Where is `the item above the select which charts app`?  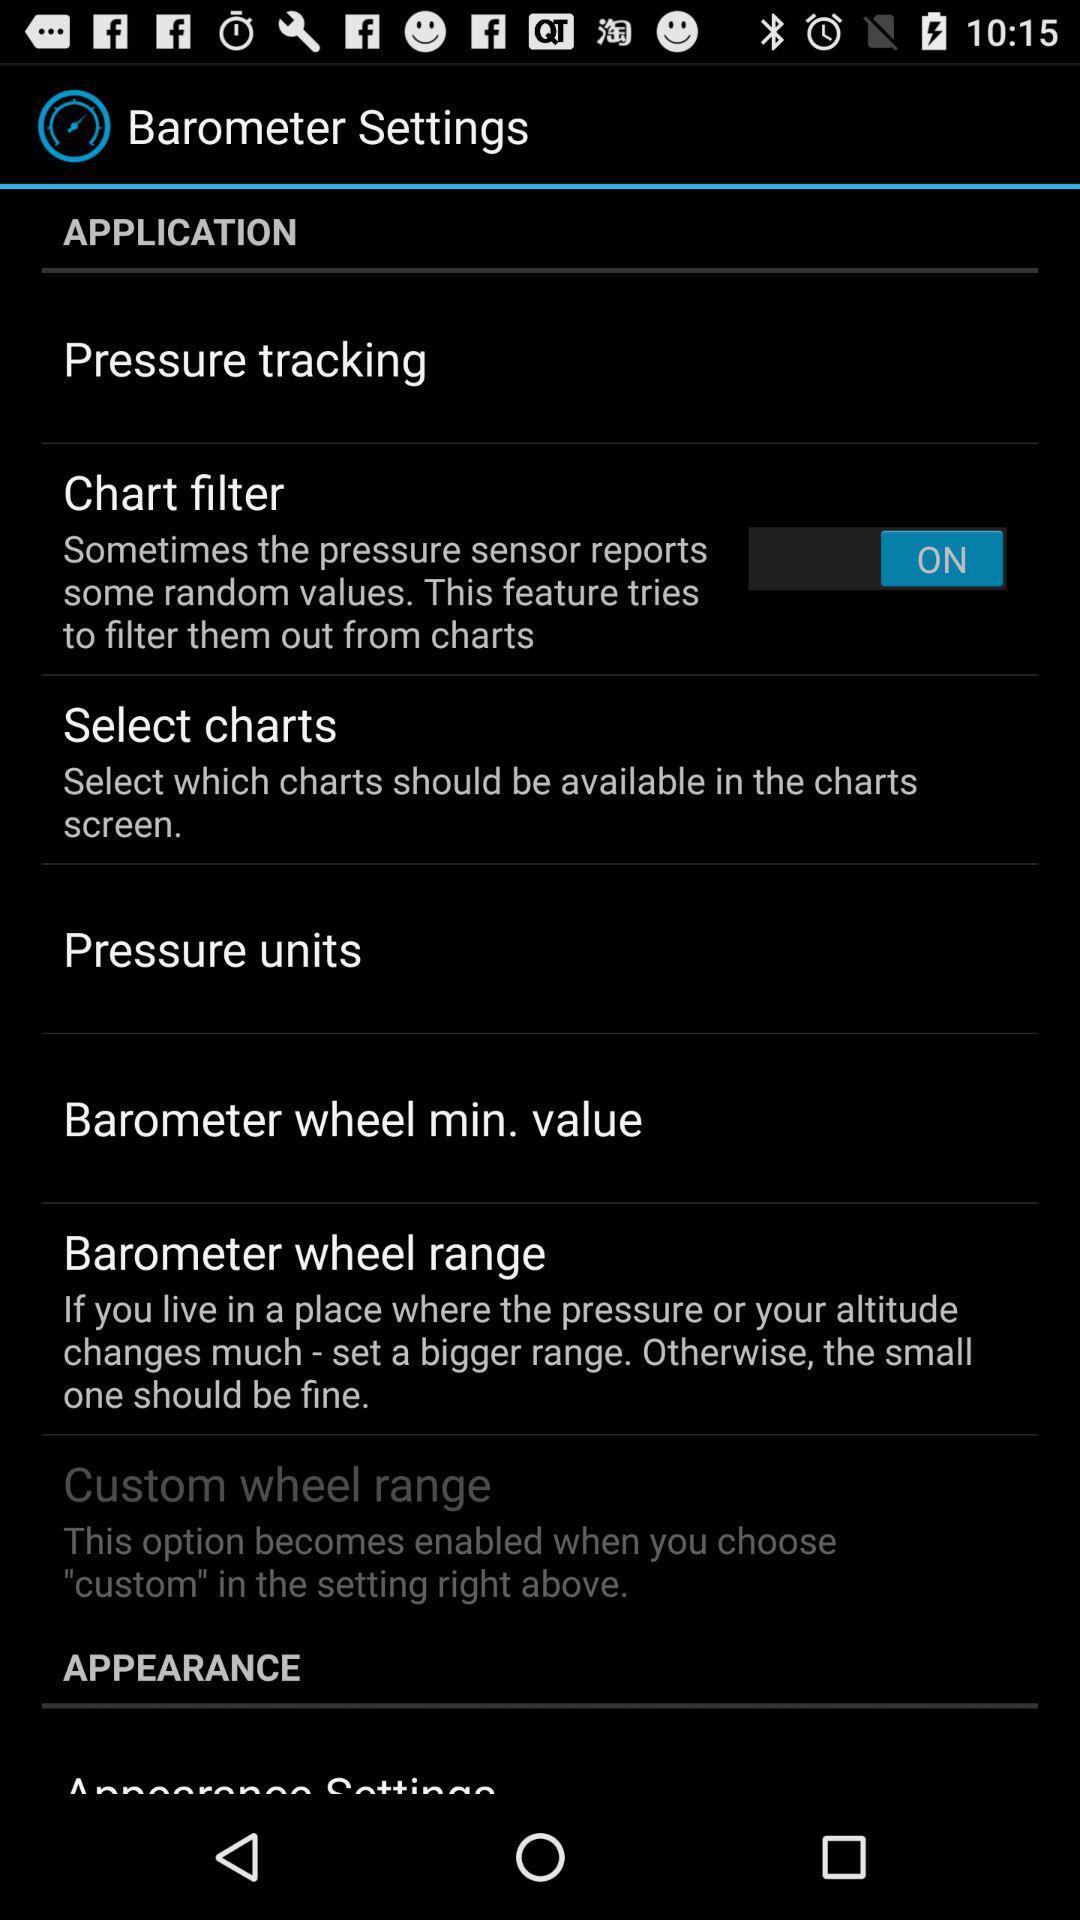
the item above the select which charts app is located at coordinates (876, 558).